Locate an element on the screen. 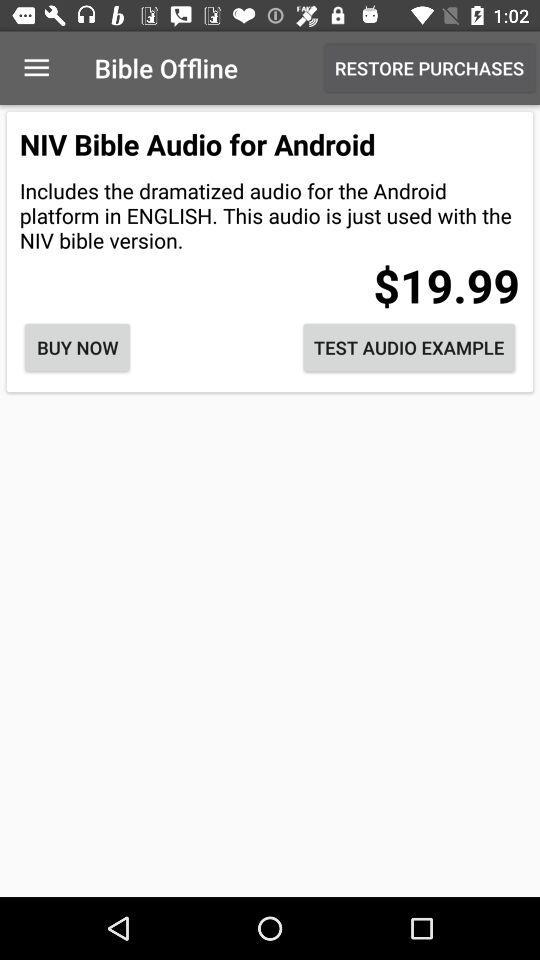 This screenshot has width=540, height=960. test audio example is located at coordinates (408, 347).